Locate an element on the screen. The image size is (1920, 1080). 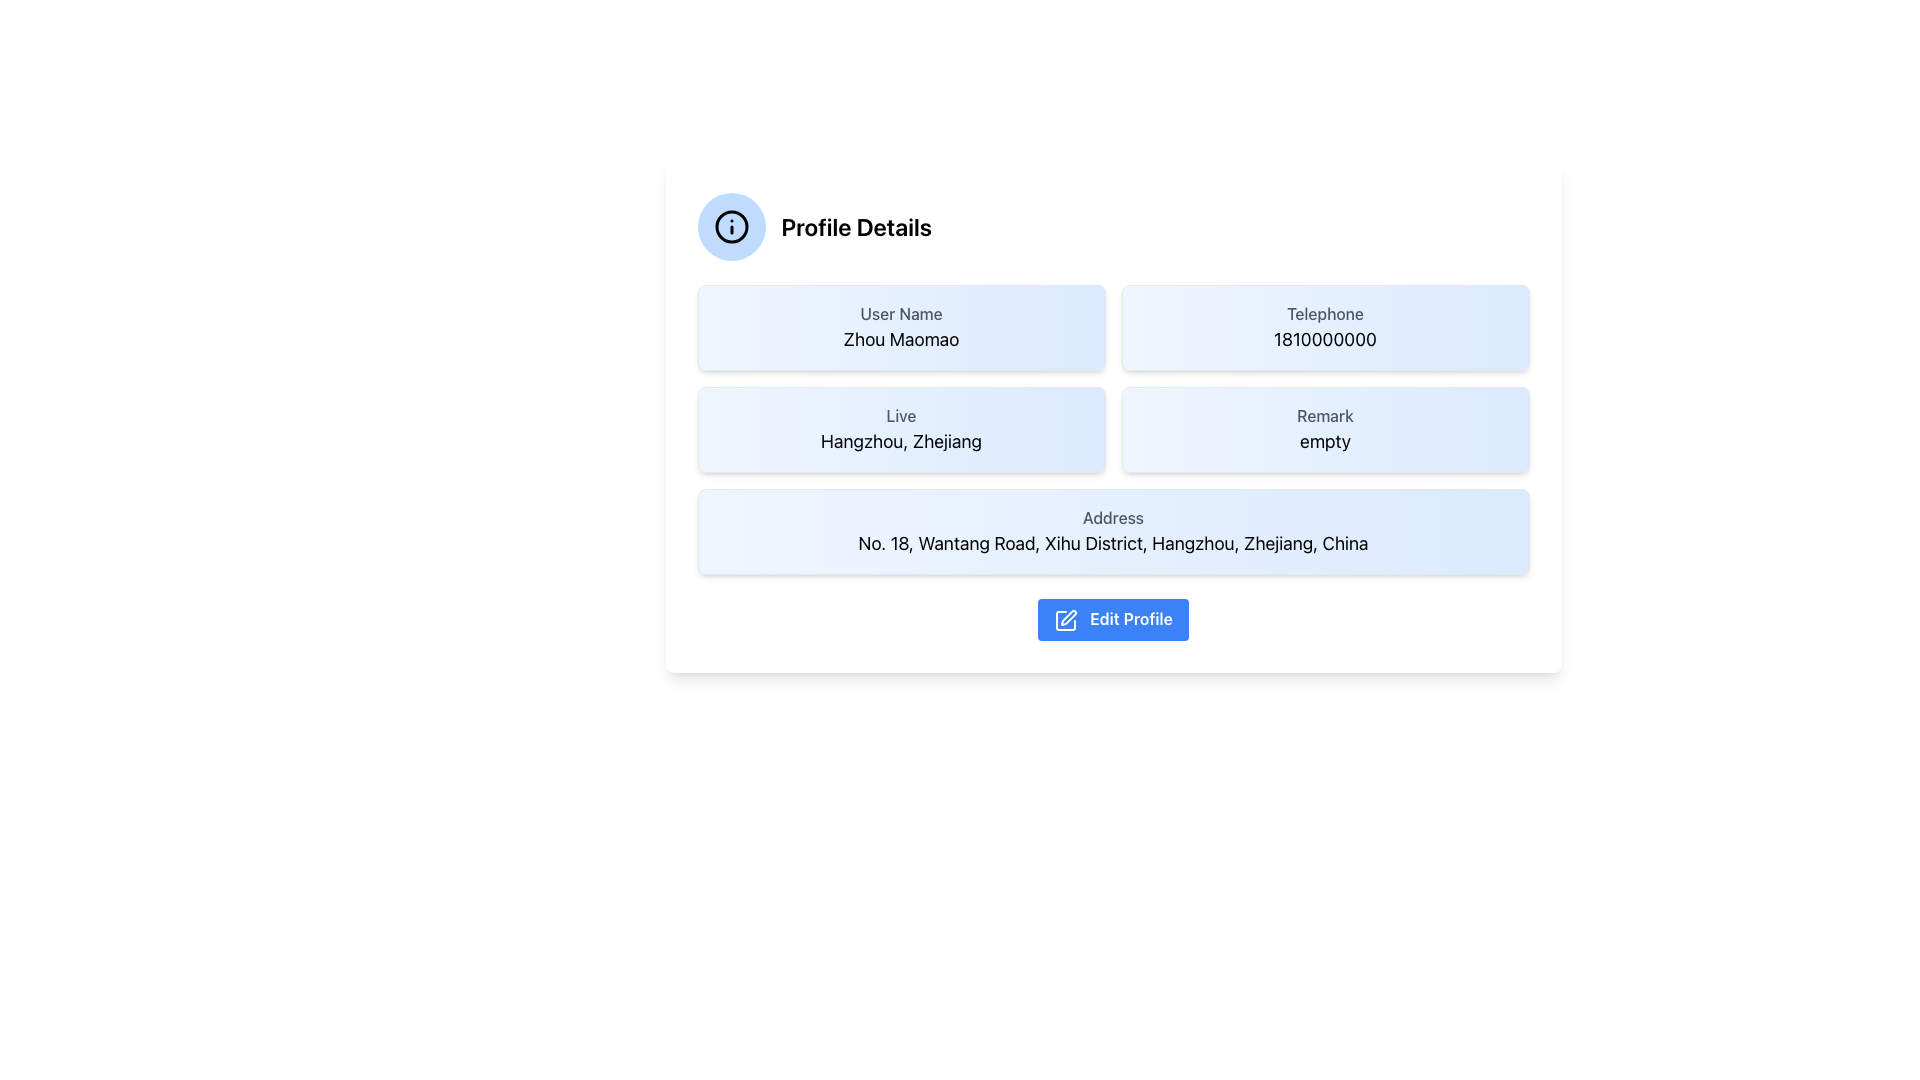
the visual design of the editing icon located within the 'Edit Profile' button, positioned towards the left of the button's text content is located at coordinates (1065, 619).